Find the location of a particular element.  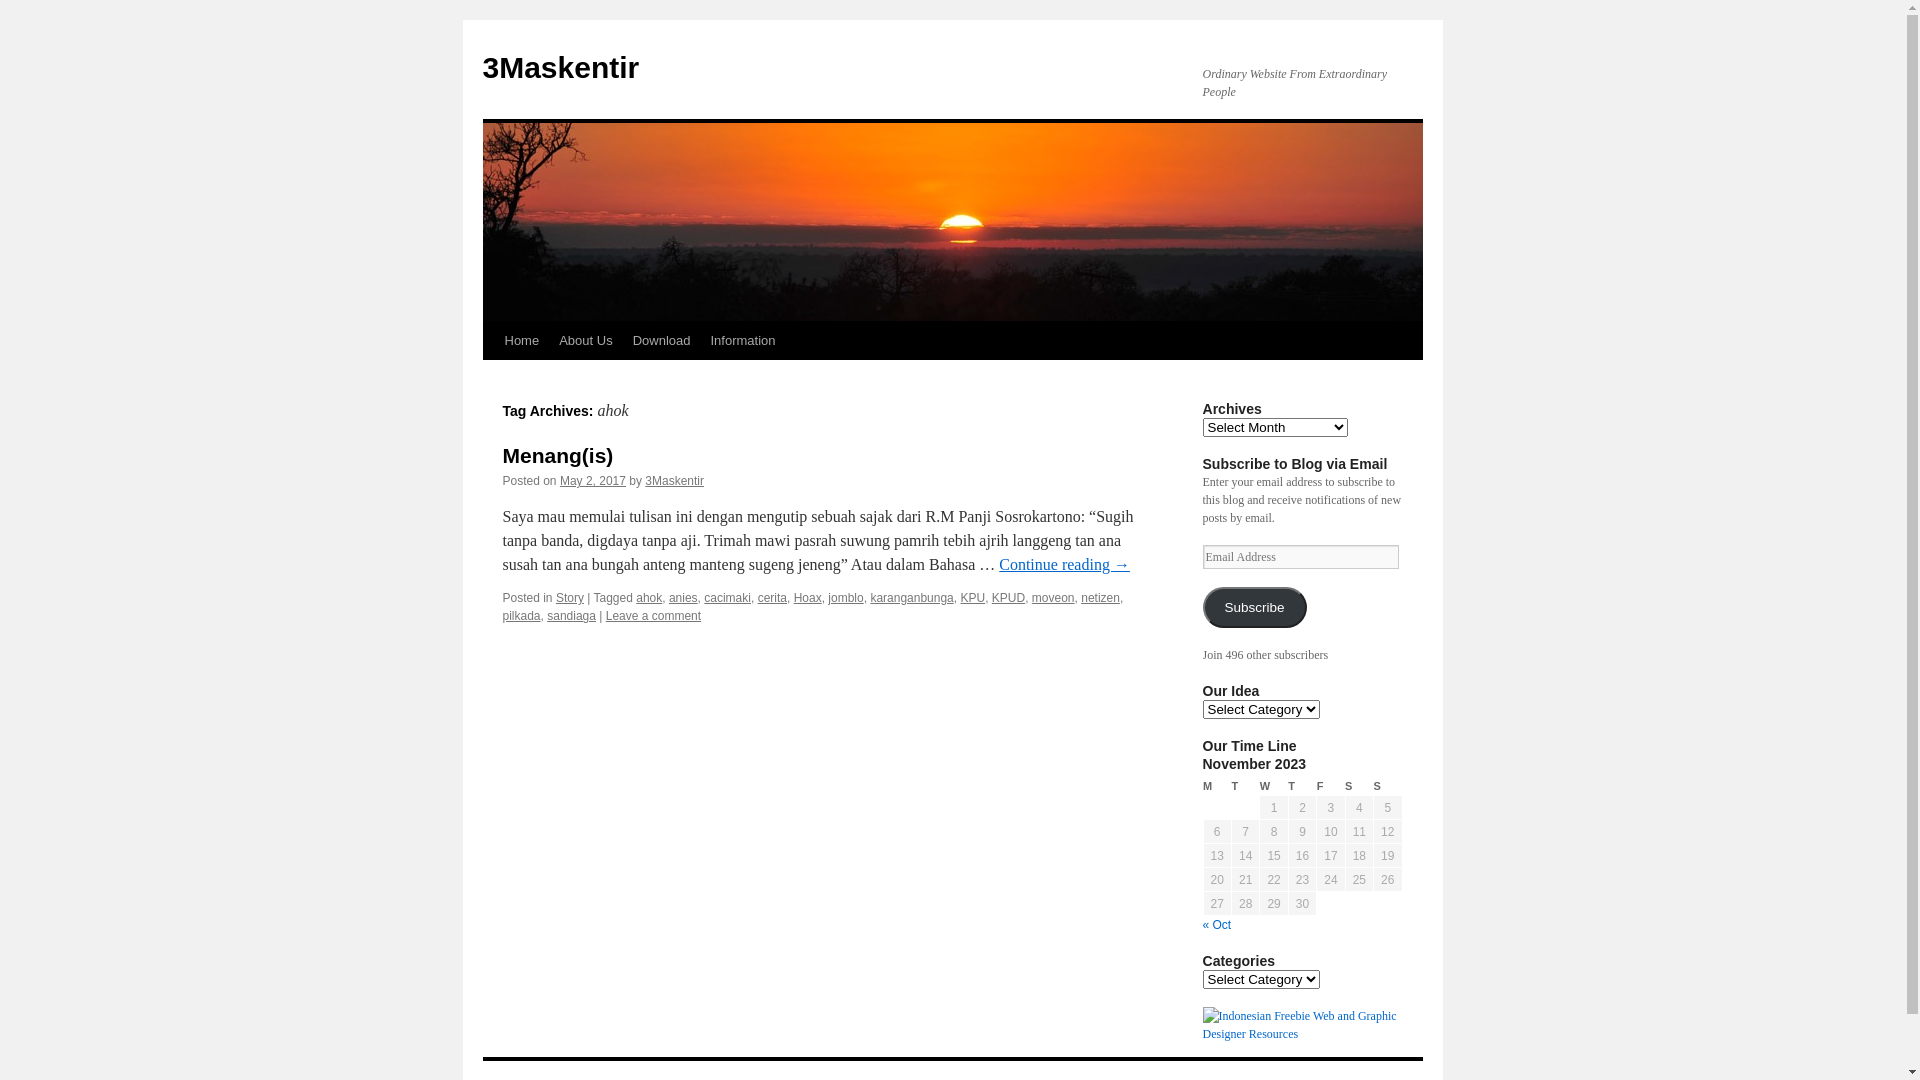

'May 2, 2017' is located at coordinates (560, 481).